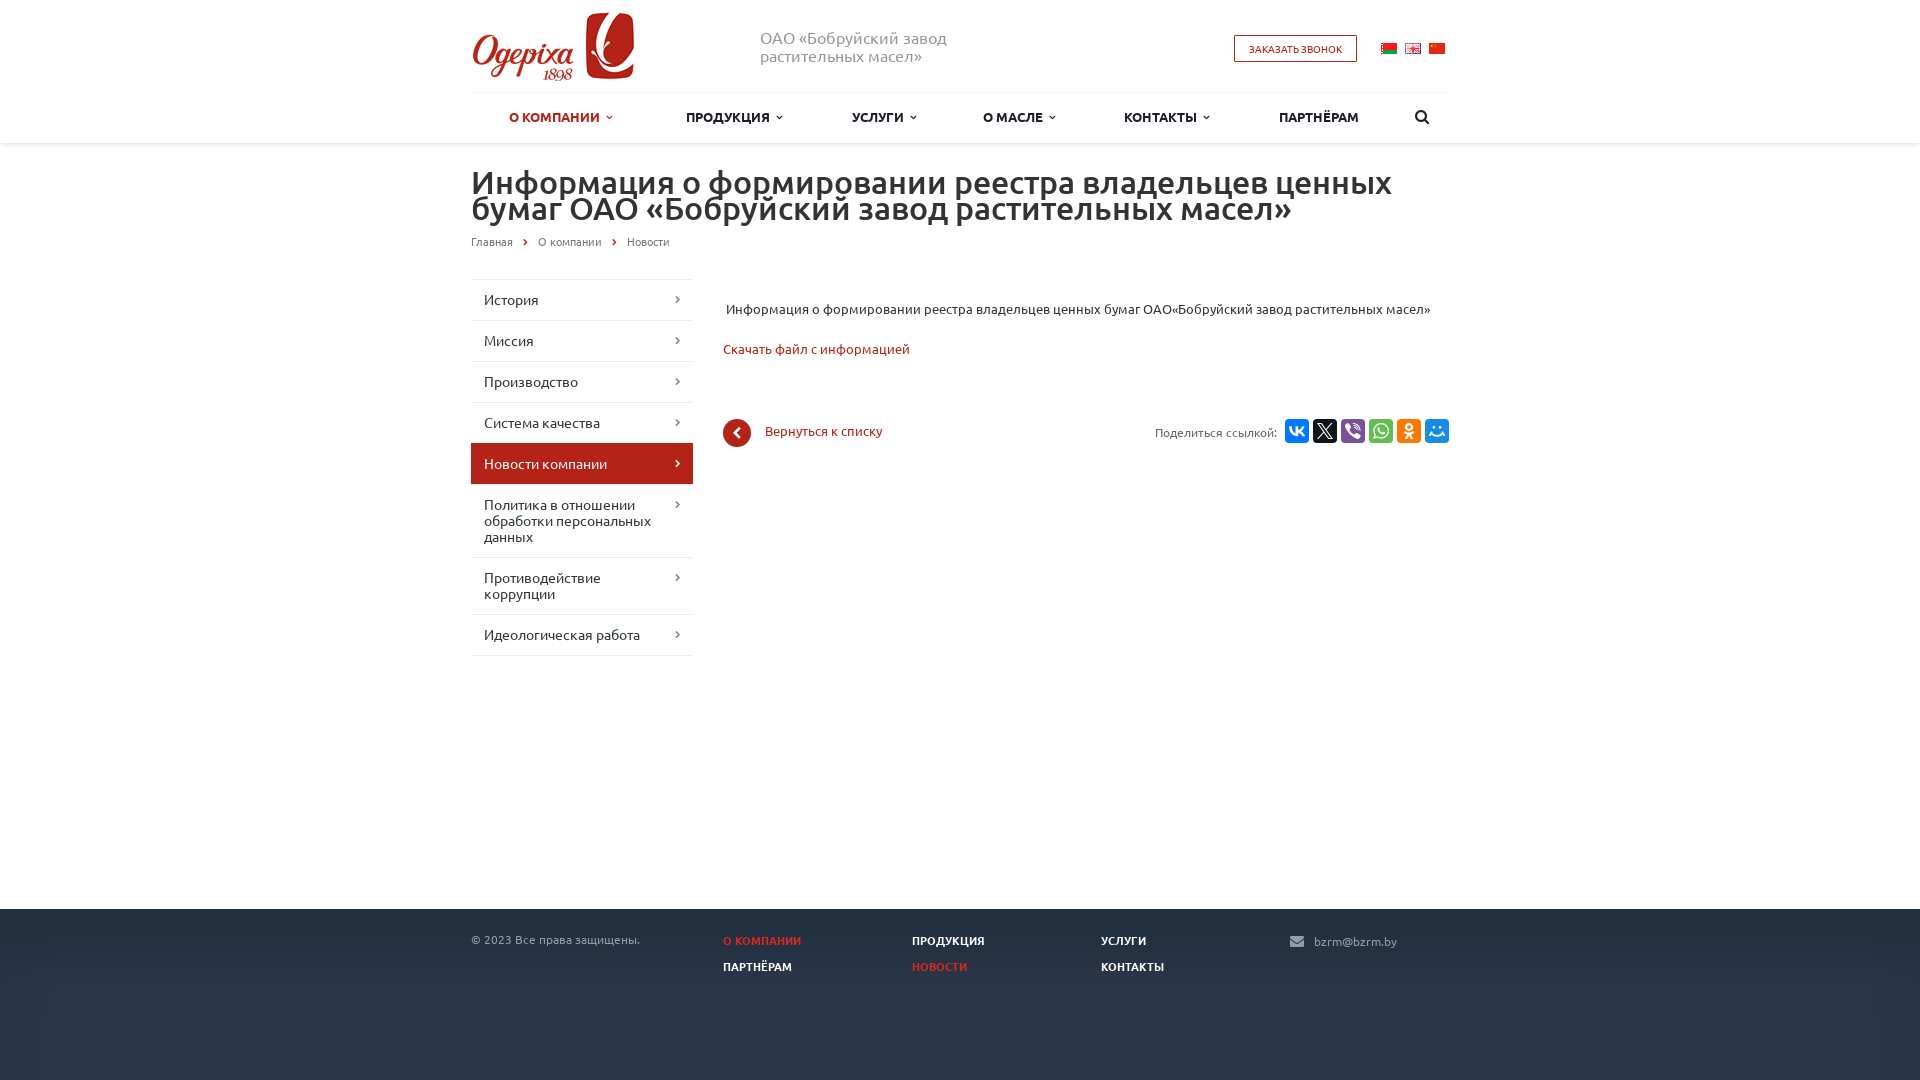 The height and width of the screenshot is (1080, 1920). What do you see at coordinates (553, 45) in the screenshot?
I see `'bzrm.by'` at bounding box center [553, 45].